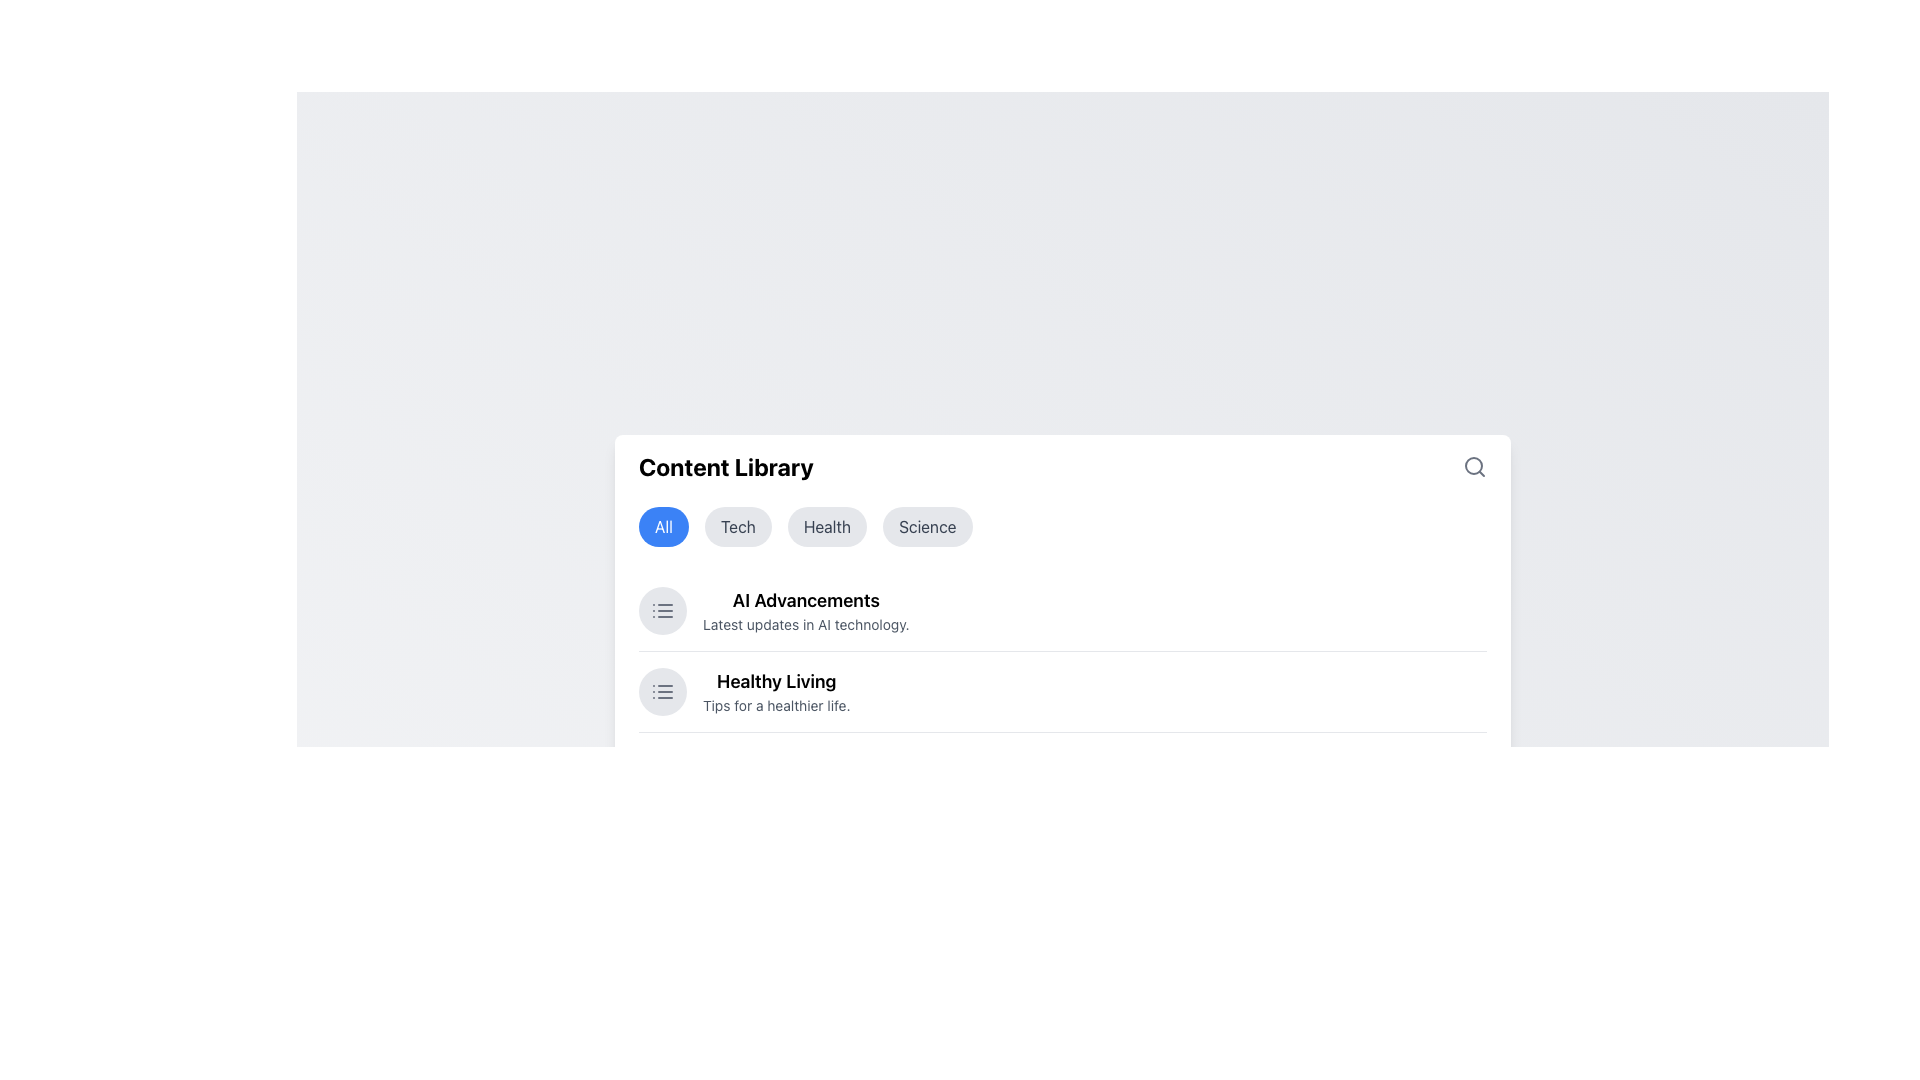  I want to click on the light gray circular button icon representing 'List View' in the Content Library sidebar, so click(662, 690).